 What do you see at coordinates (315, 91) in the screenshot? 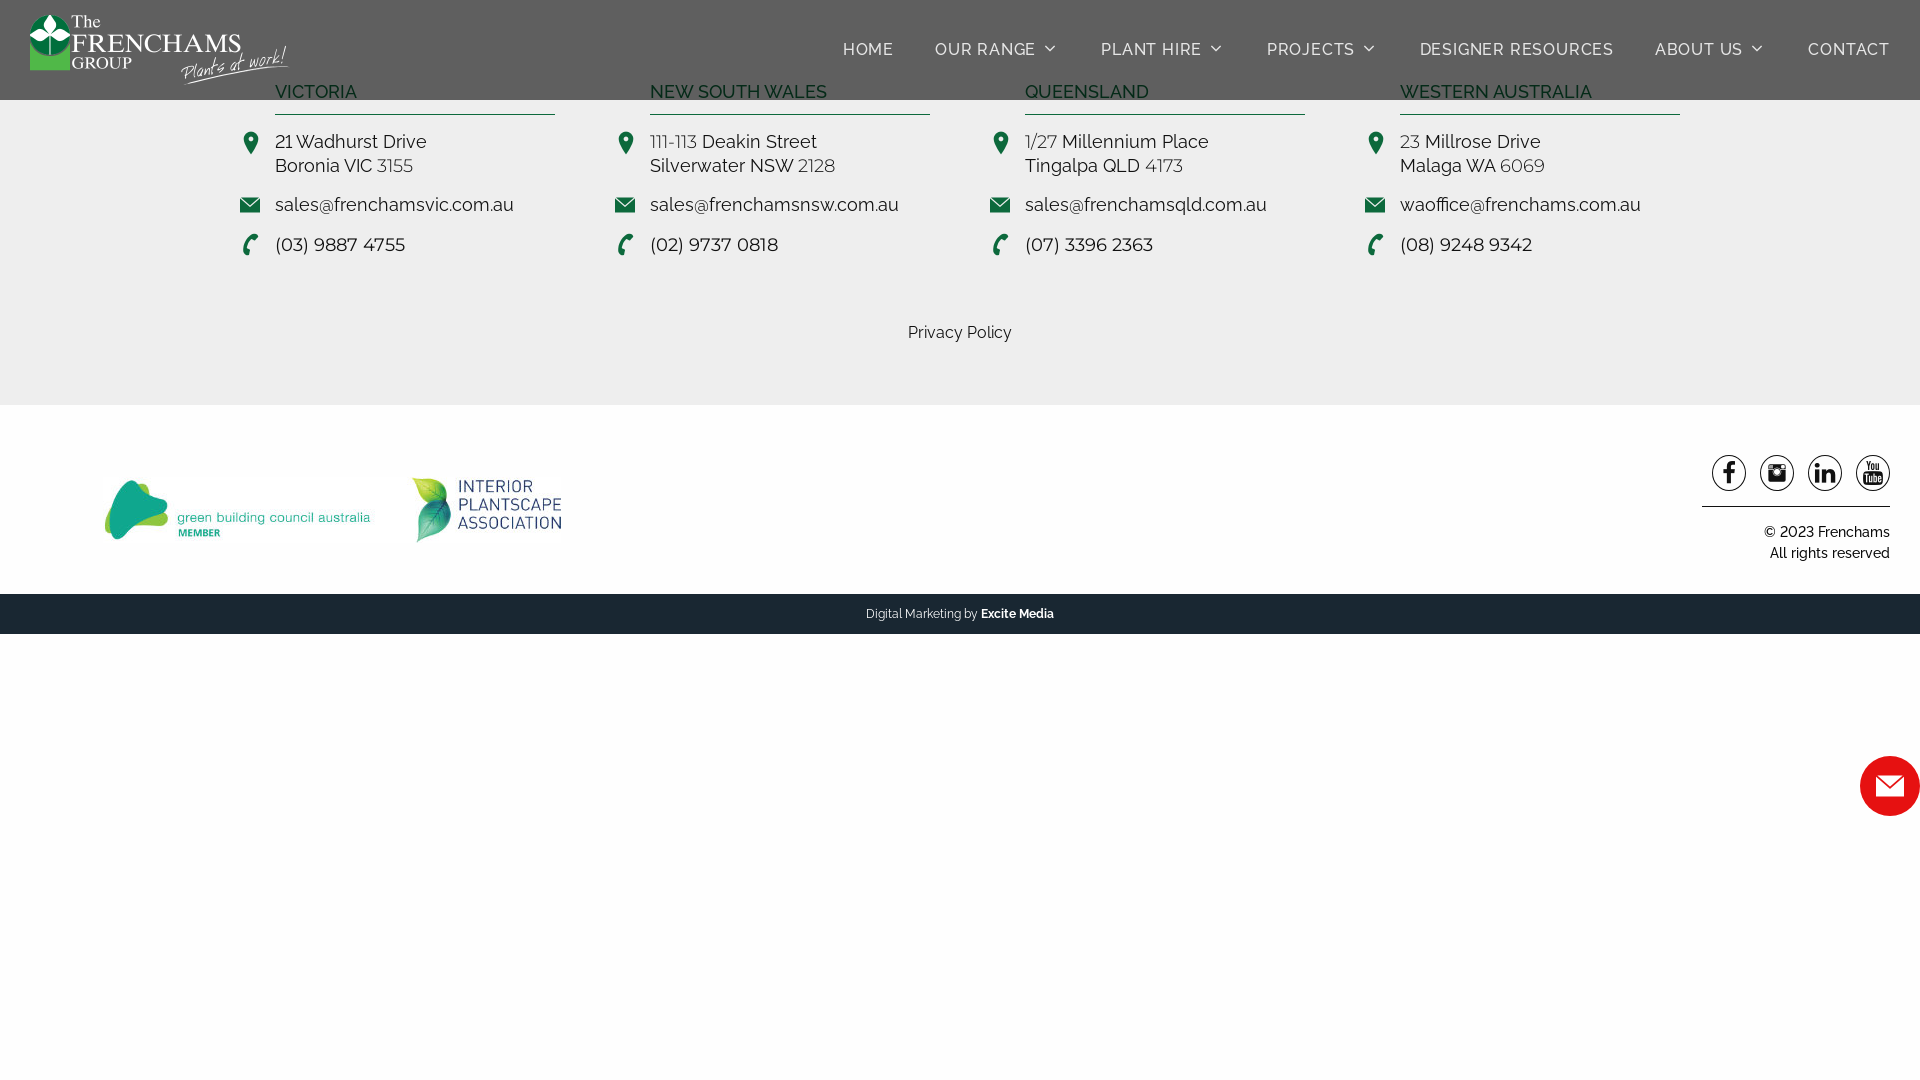
I see `'VICTORIA'` at bounding box center [315, 91].